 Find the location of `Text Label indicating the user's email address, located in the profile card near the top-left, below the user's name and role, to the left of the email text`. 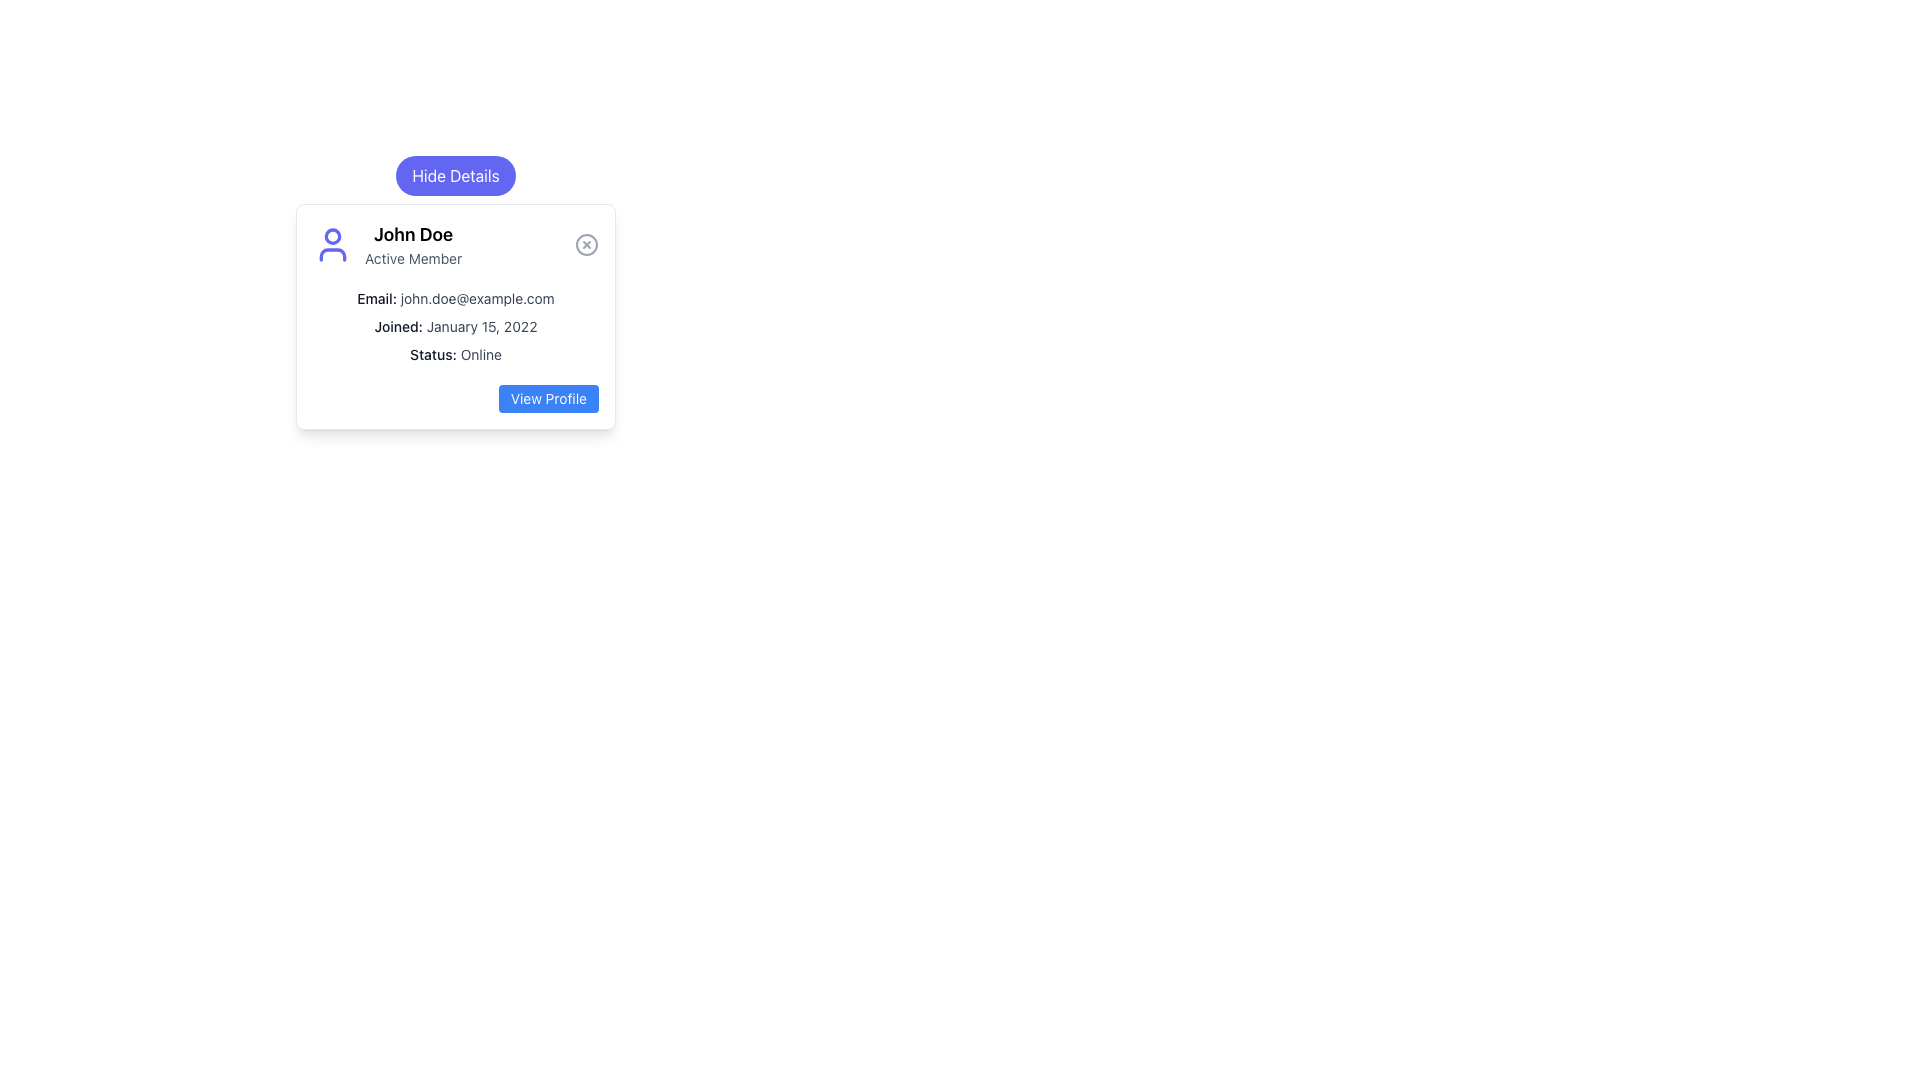

Text Label indicating the user's email address, located in the profile card near the top-left, below the user's name and role, to the left of the email text is located at coordinates (377, 298).